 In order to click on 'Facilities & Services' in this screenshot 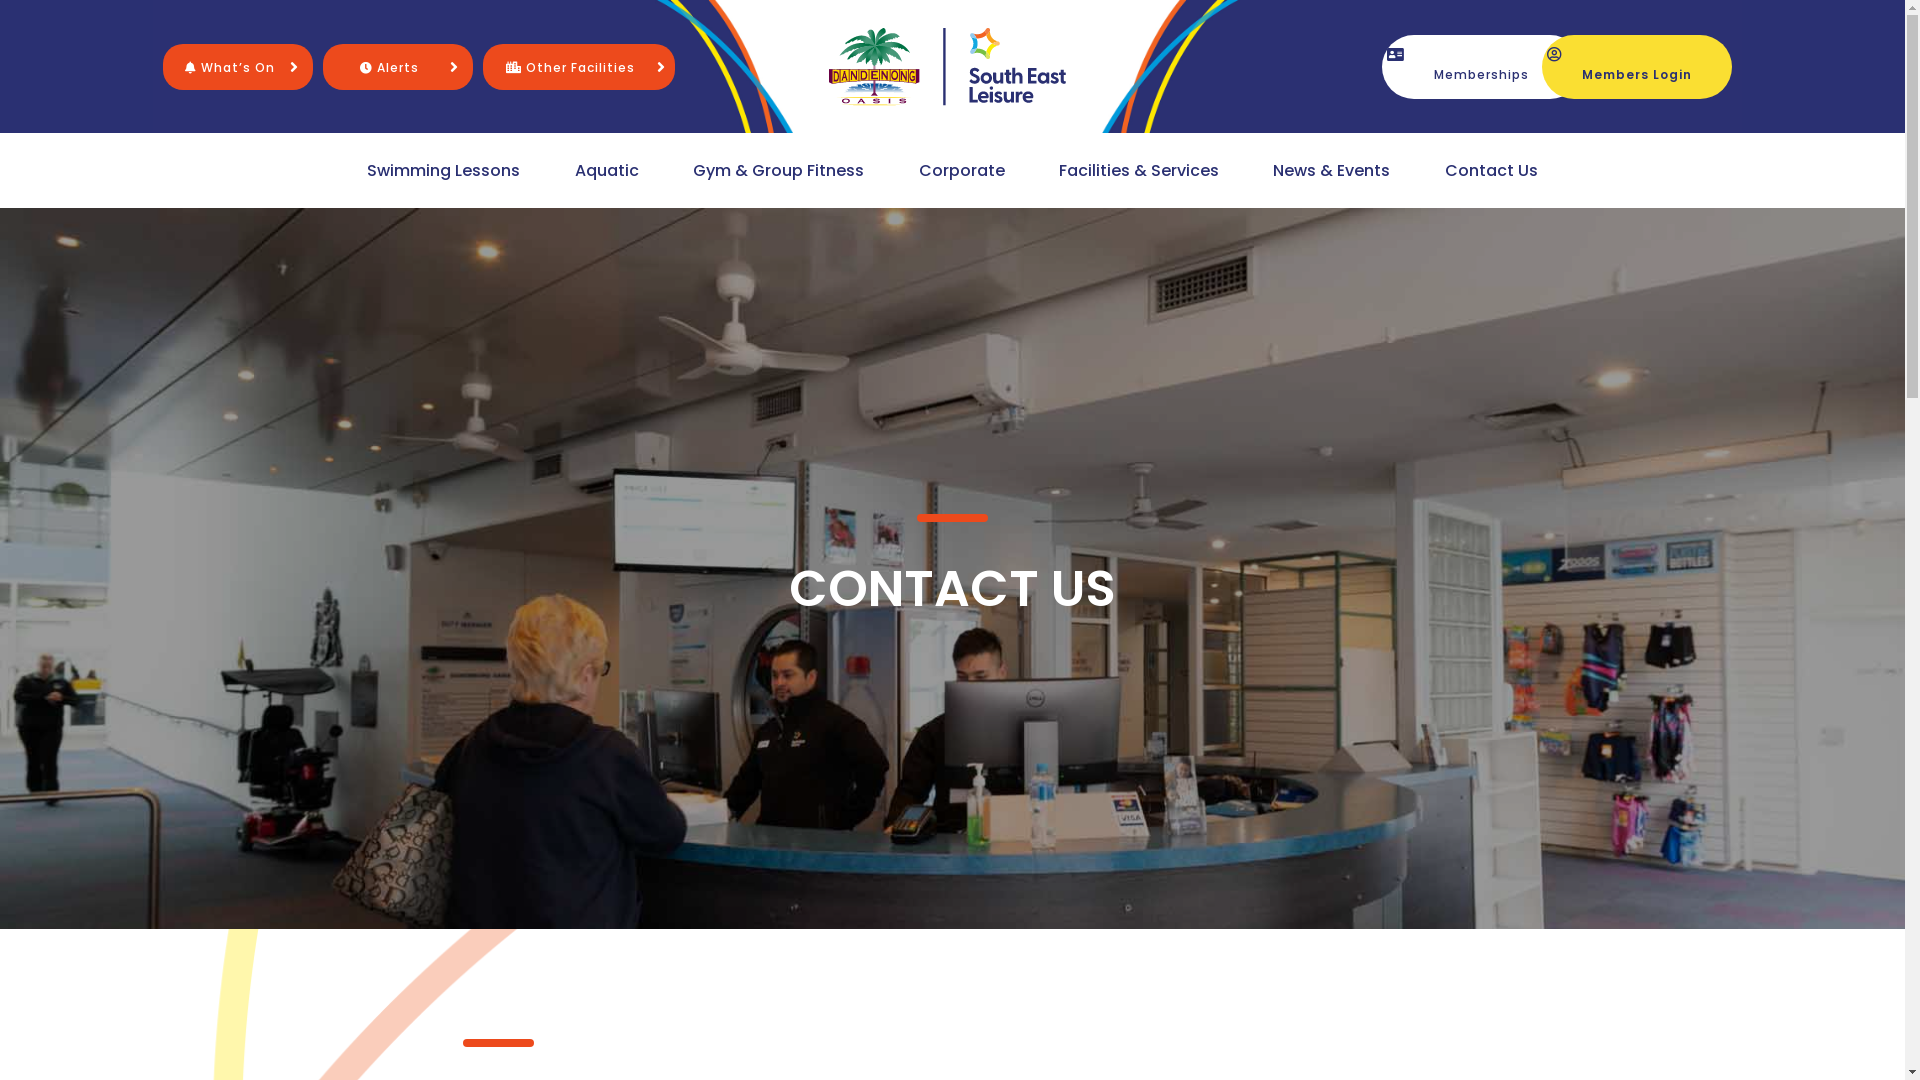, I will do `click(1053, 169)`.